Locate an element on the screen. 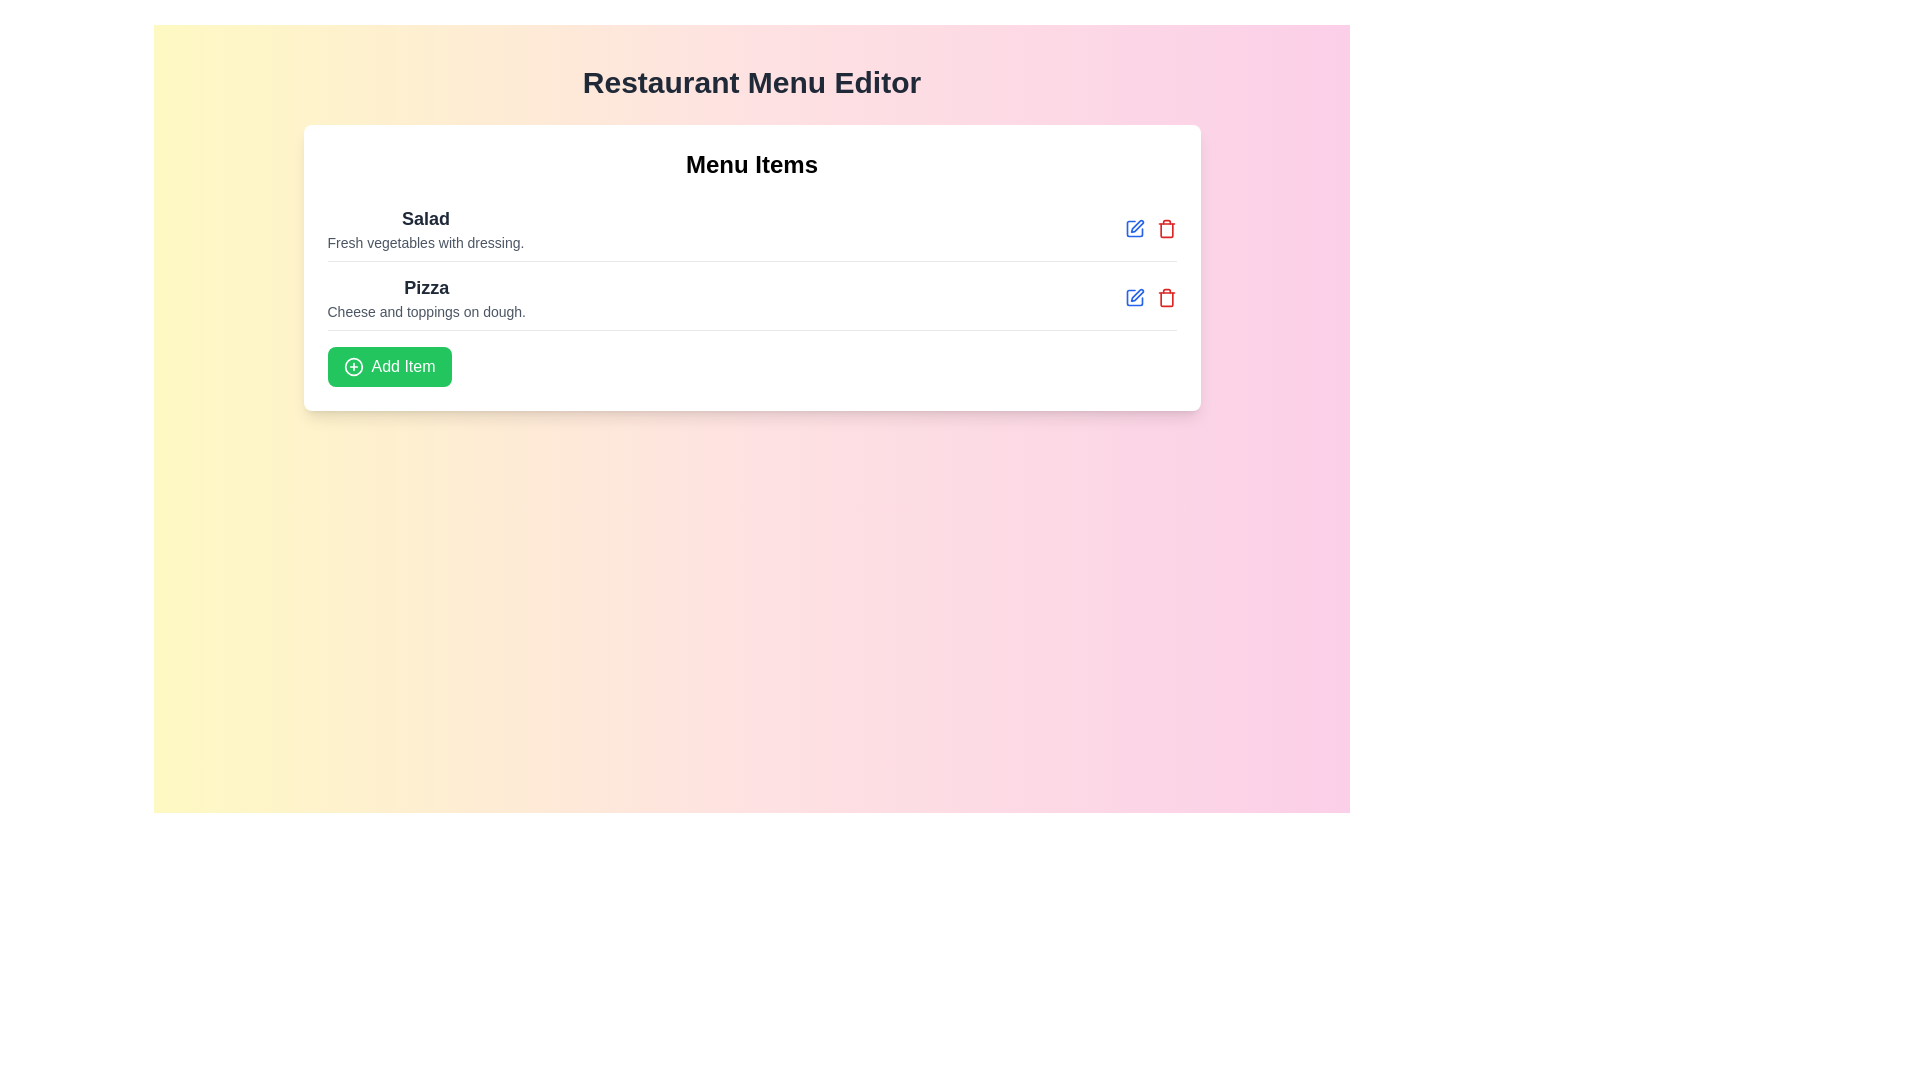  the edit icon next to the menu item Pizza is located at coordinates (1134, 297).